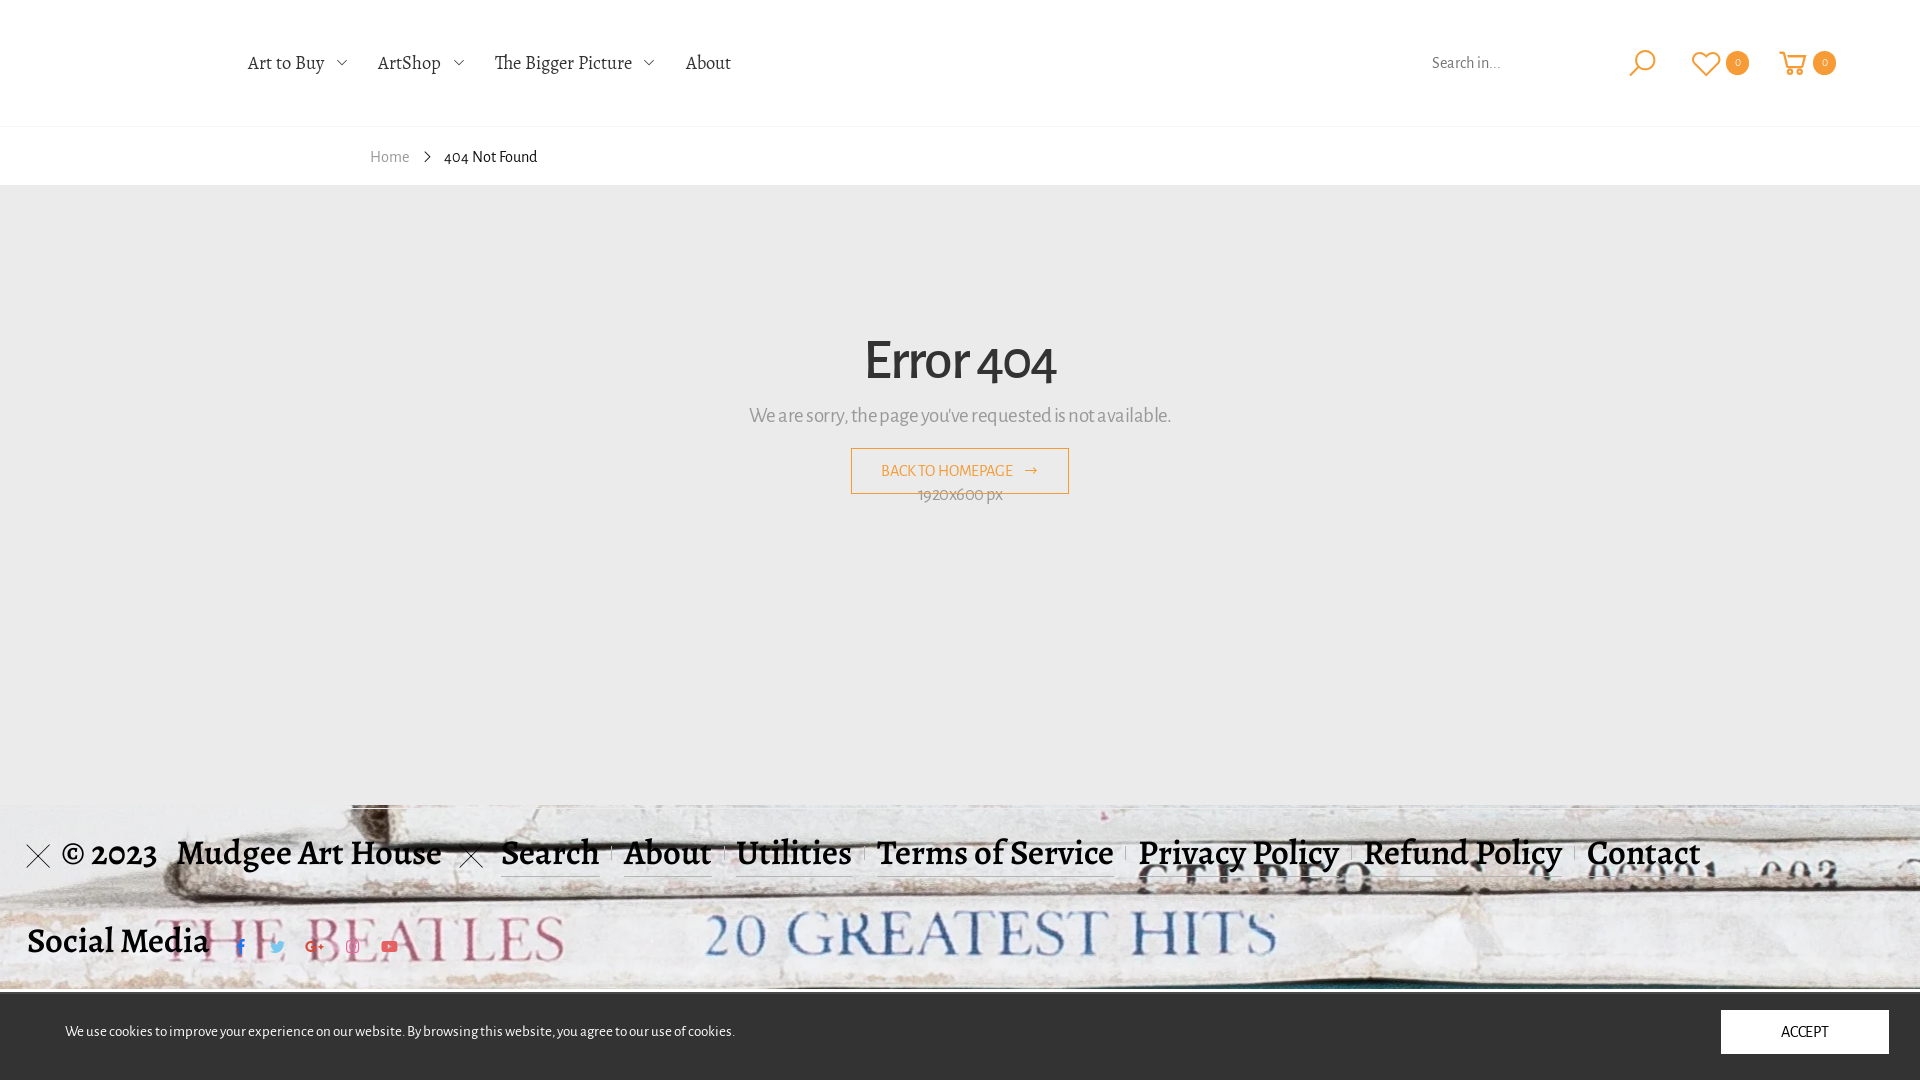 This screenshot has width=1920, height=1080. What do you see at coordinates (1804, 1032) in the screenshot?
I see `'ACCEPT'` at bounding box center [1804, 1032].